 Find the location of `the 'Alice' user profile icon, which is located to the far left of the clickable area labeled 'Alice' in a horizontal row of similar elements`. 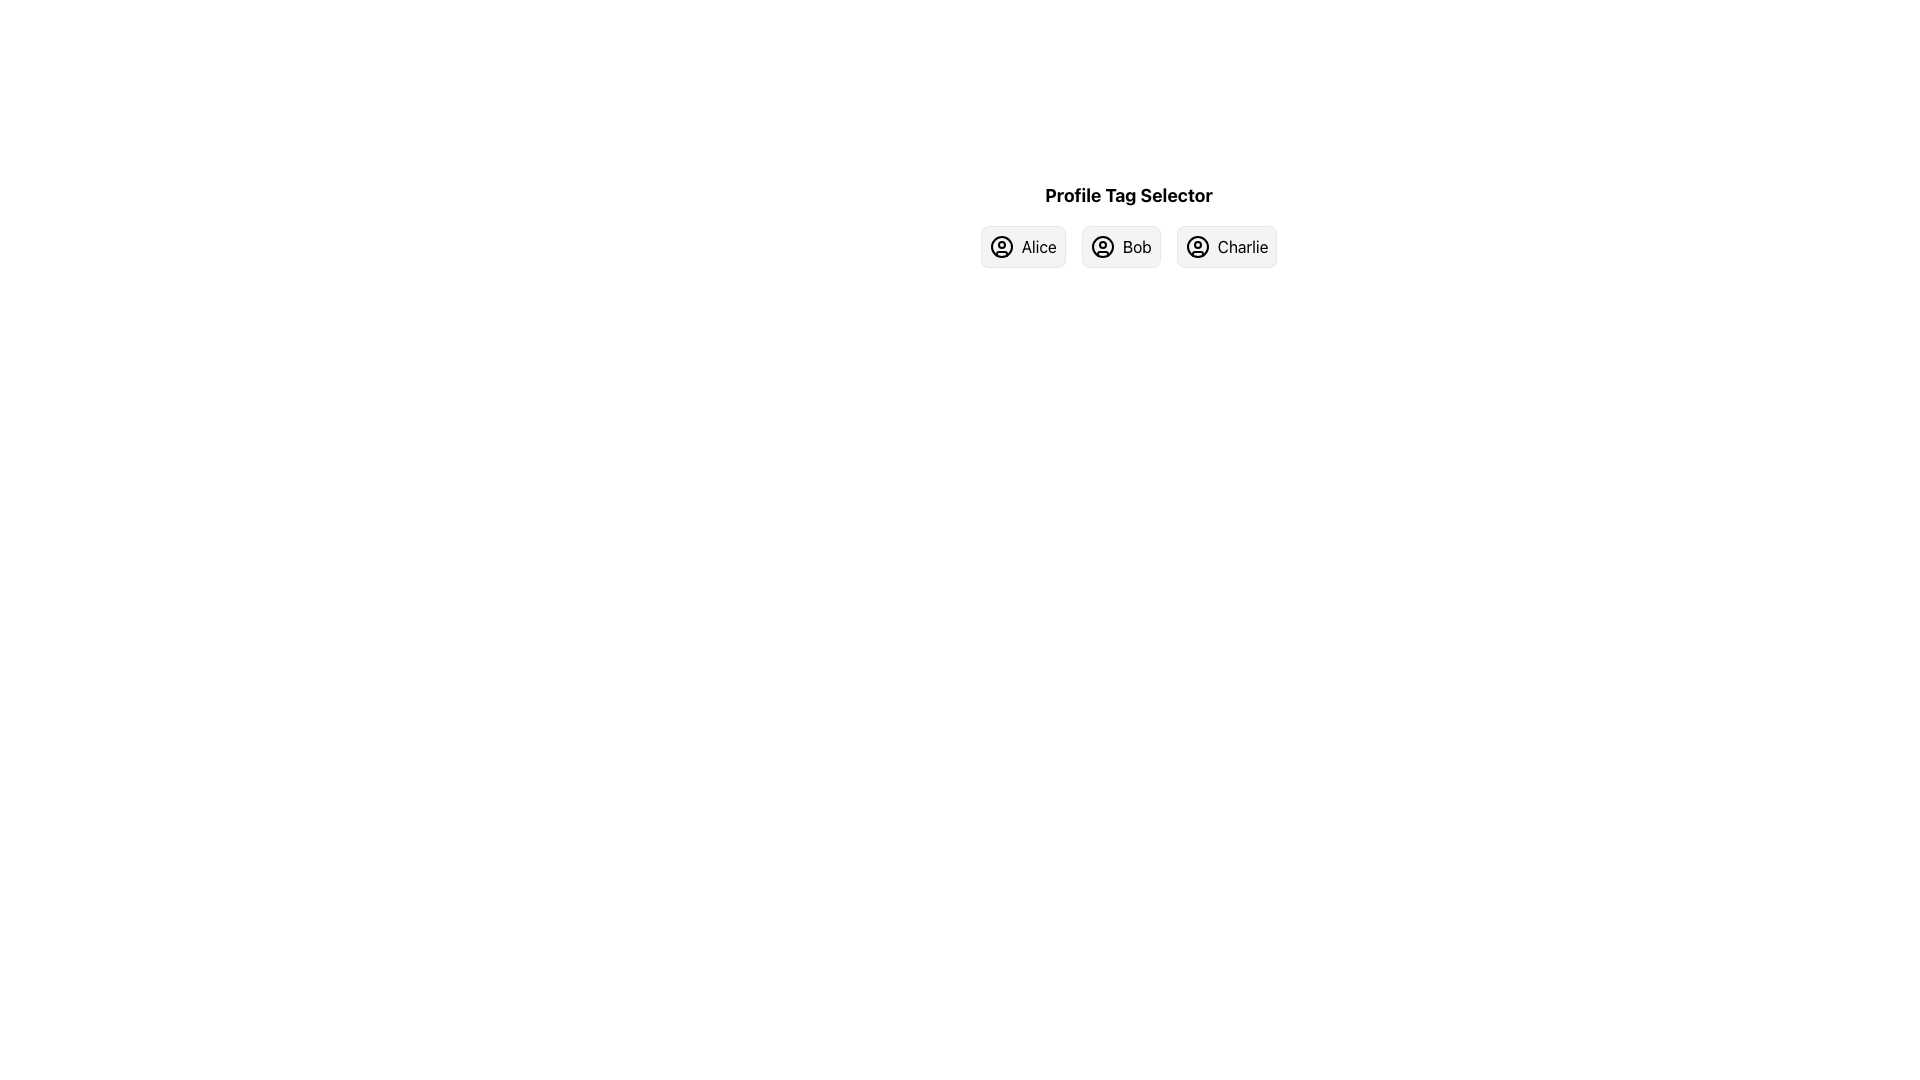

the 'Alice' user profile icon, which is located to the far left of the clickable area labeled 'Alice' in a horizontal row of similar elements is located at coordinates (1001, 245).